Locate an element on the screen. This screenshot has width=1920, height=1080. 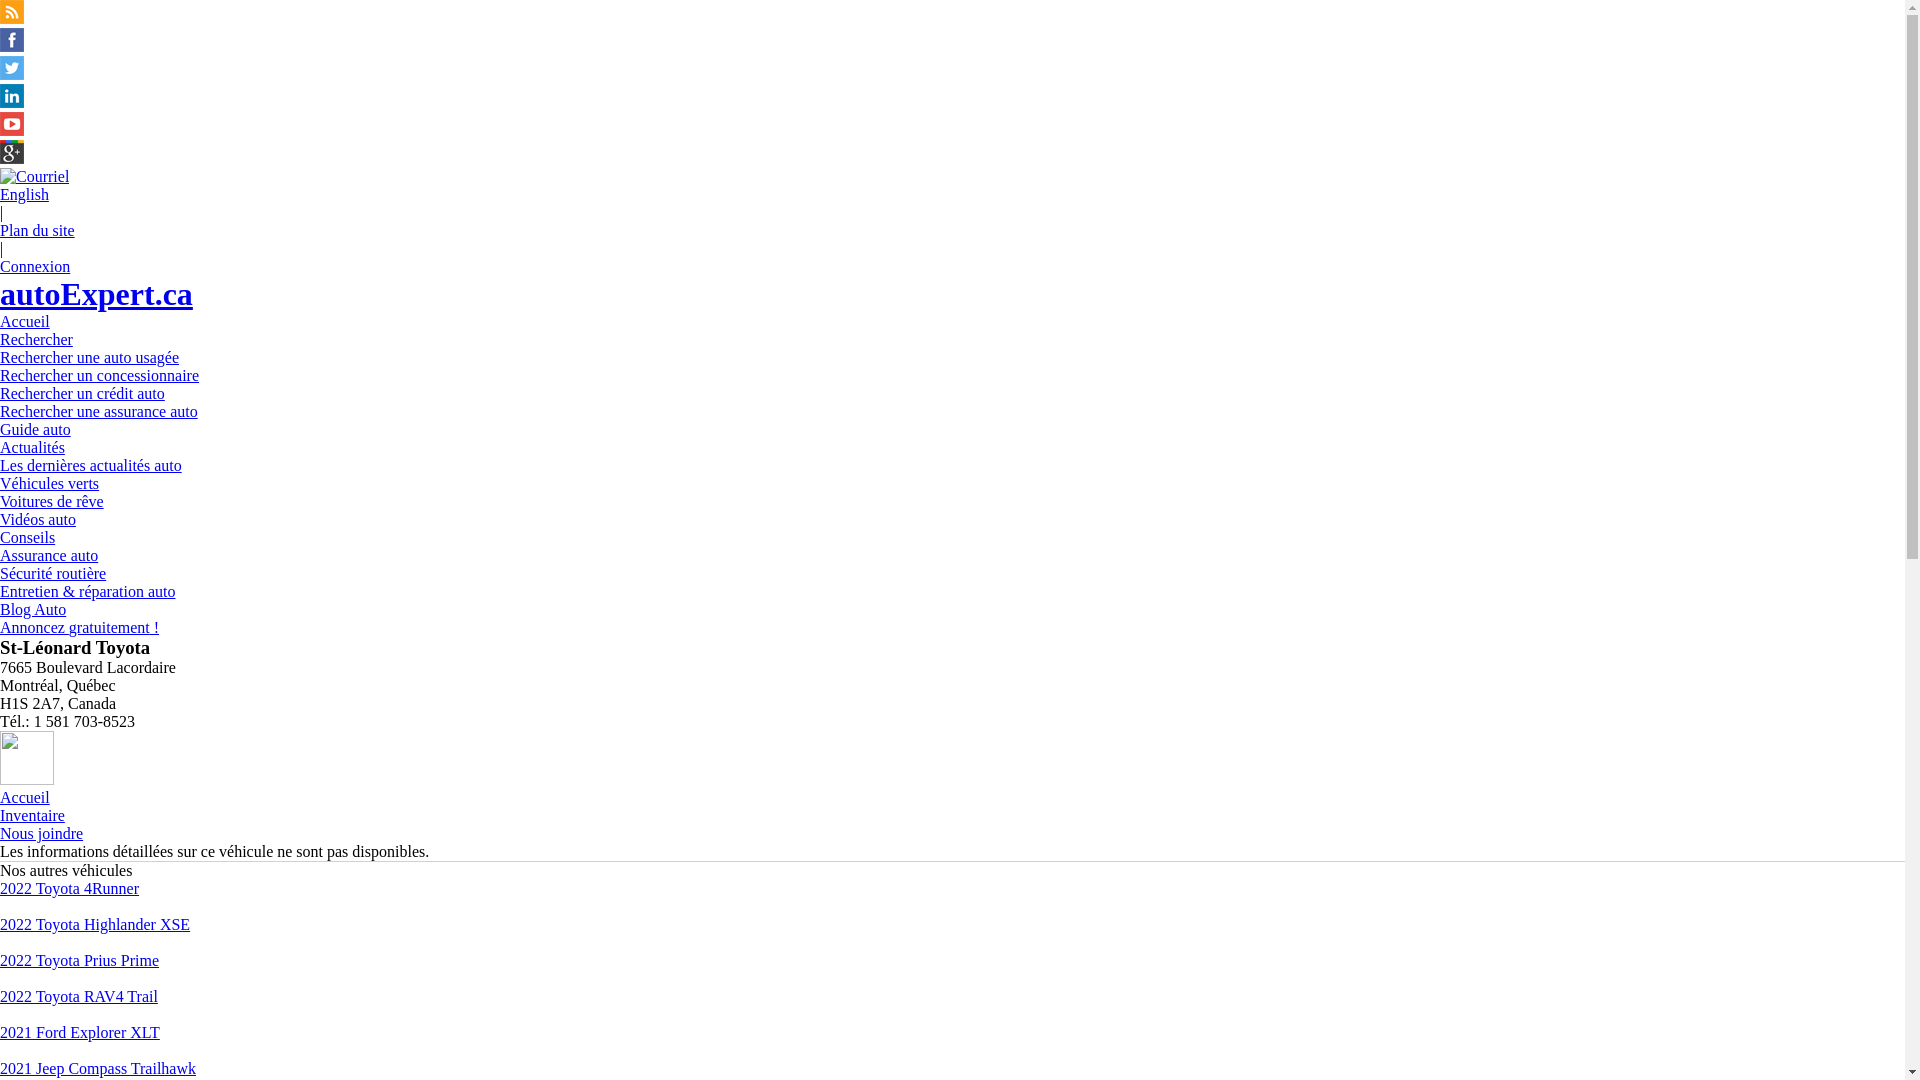
'Suivez autoExpert.ca sur Facebook' is located at coordinates (12, 45).